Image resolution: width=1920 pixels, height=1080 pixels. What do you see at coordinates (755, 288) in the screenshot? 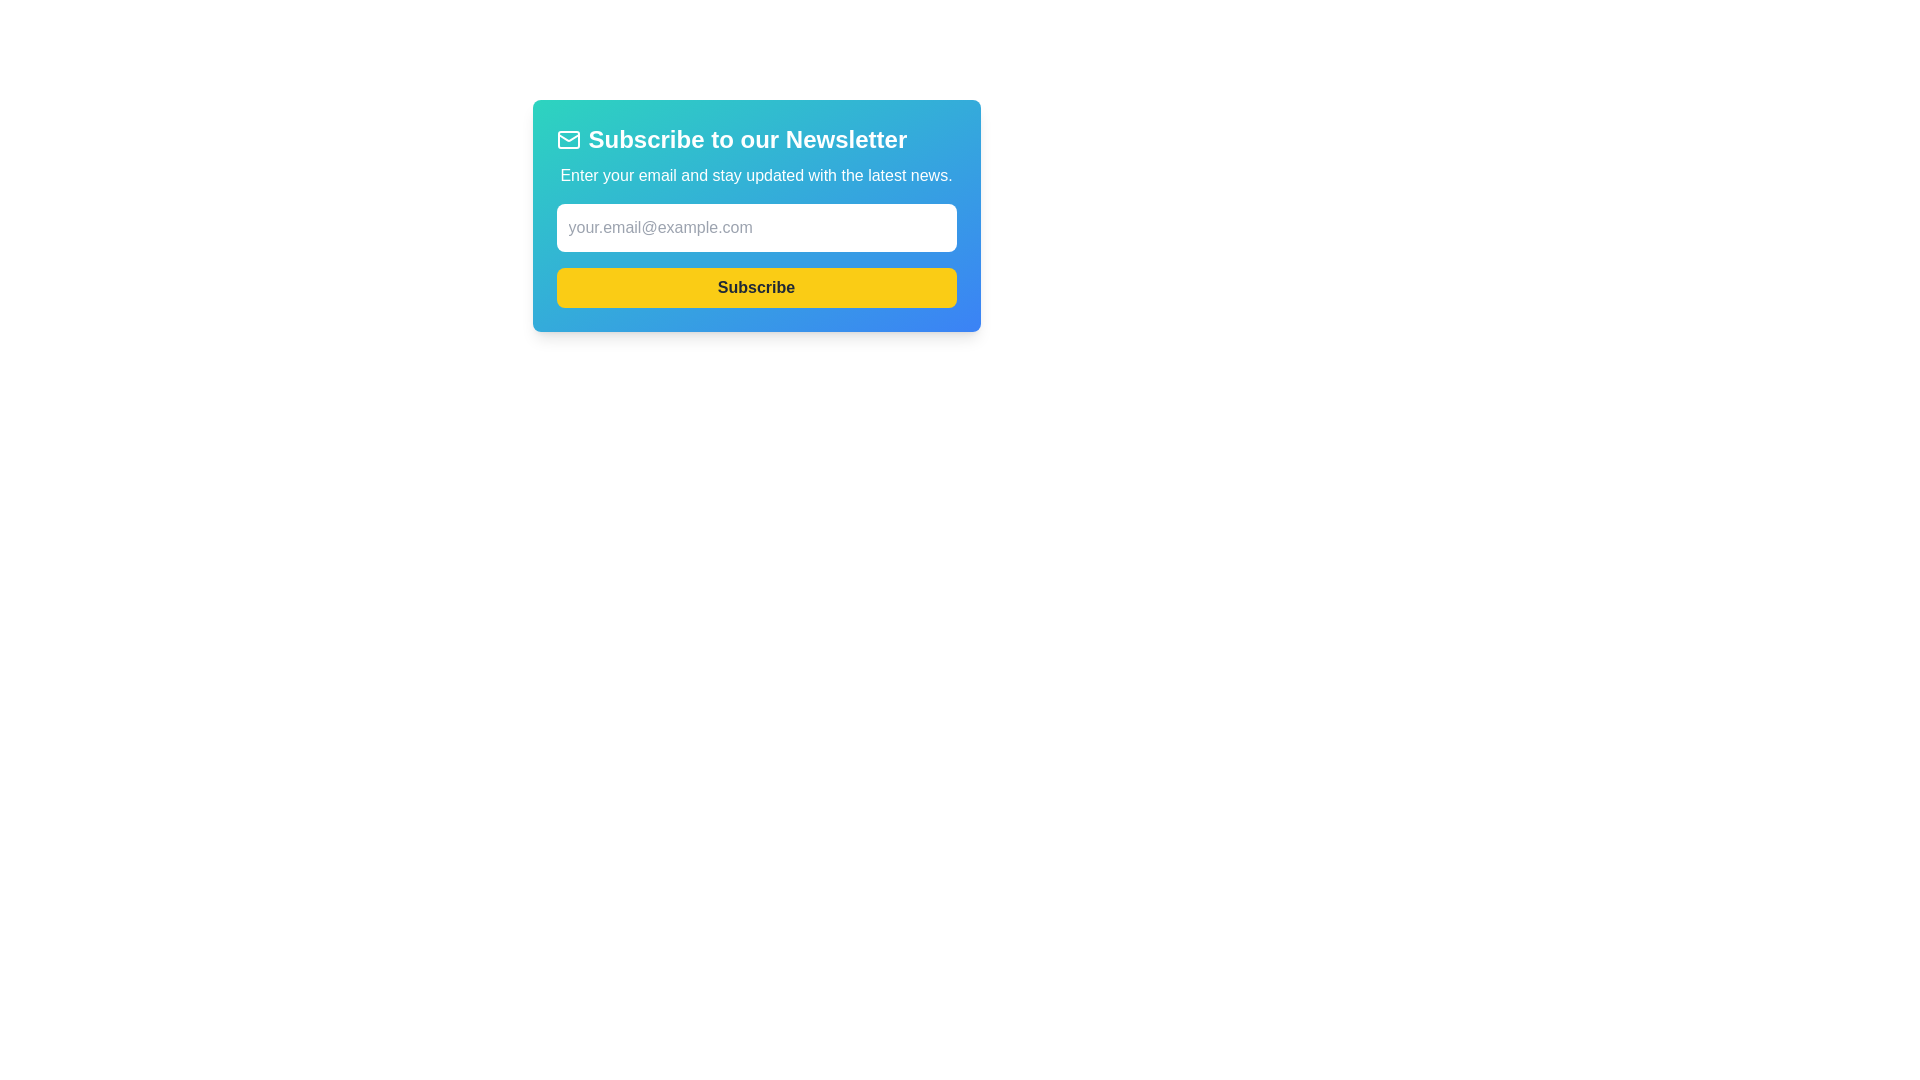
I see `the subscription request button located at the bottom of the subscription panel to change its color` at bounding box center [755, 288].